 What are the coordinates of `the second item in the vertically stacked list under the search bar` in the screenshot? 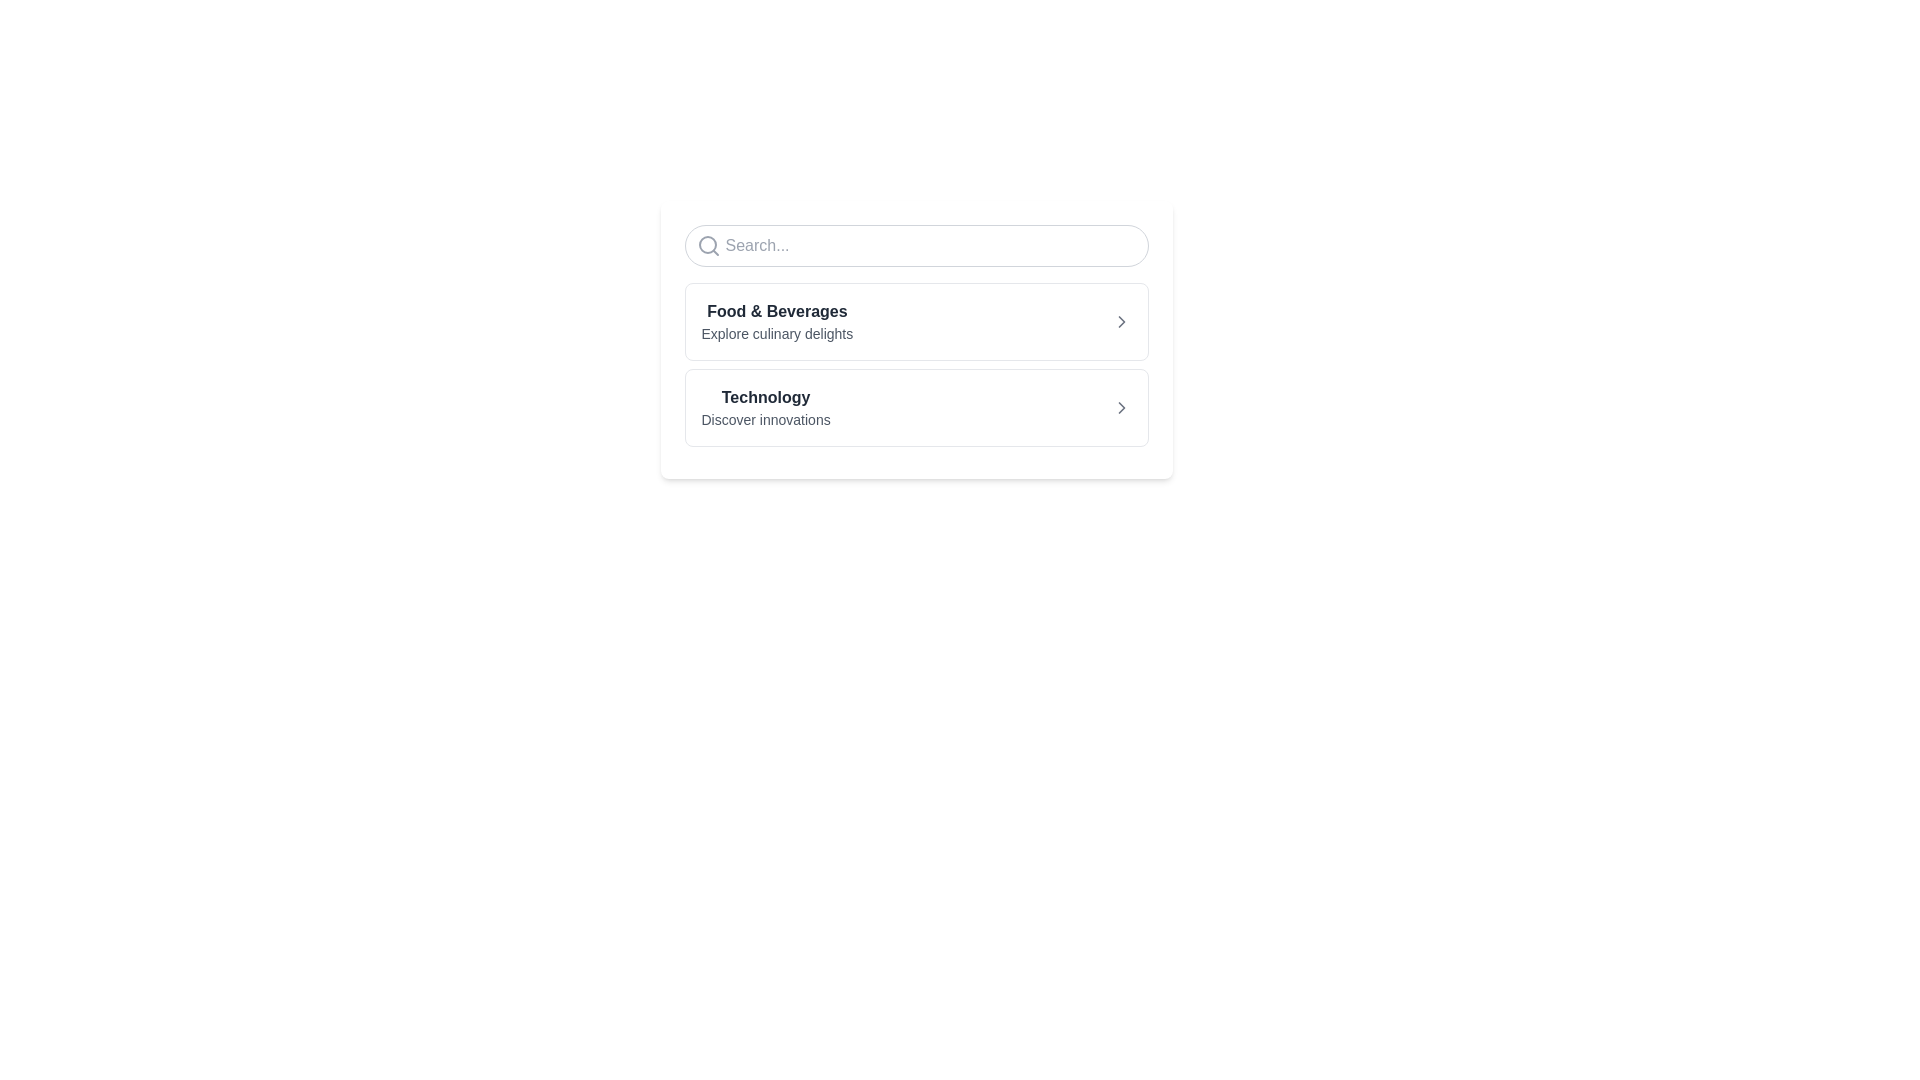 It's located at (915, 407).